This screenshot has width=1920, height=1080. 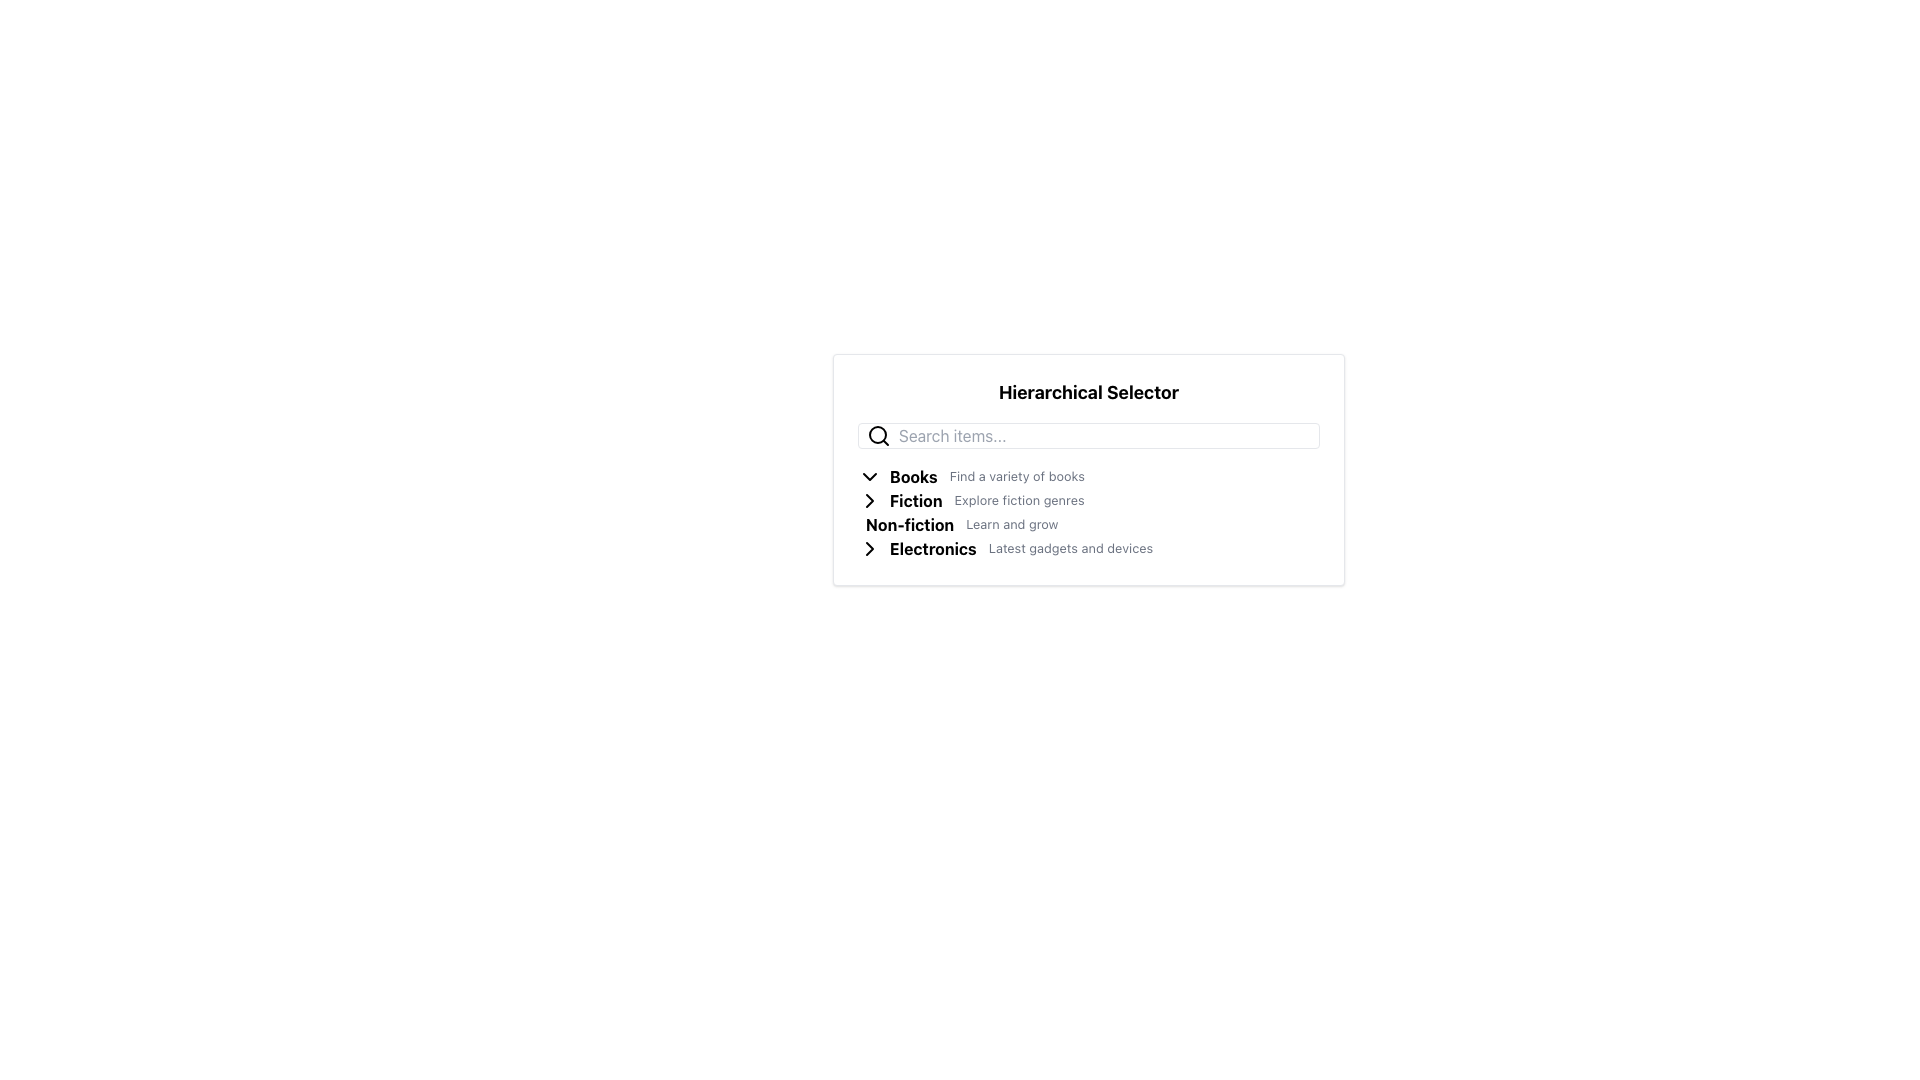 What do you see at coordinates (912, 477) in the screenshot?
I see `the text label displaying 'Books'` at bounding box center [912, 477].